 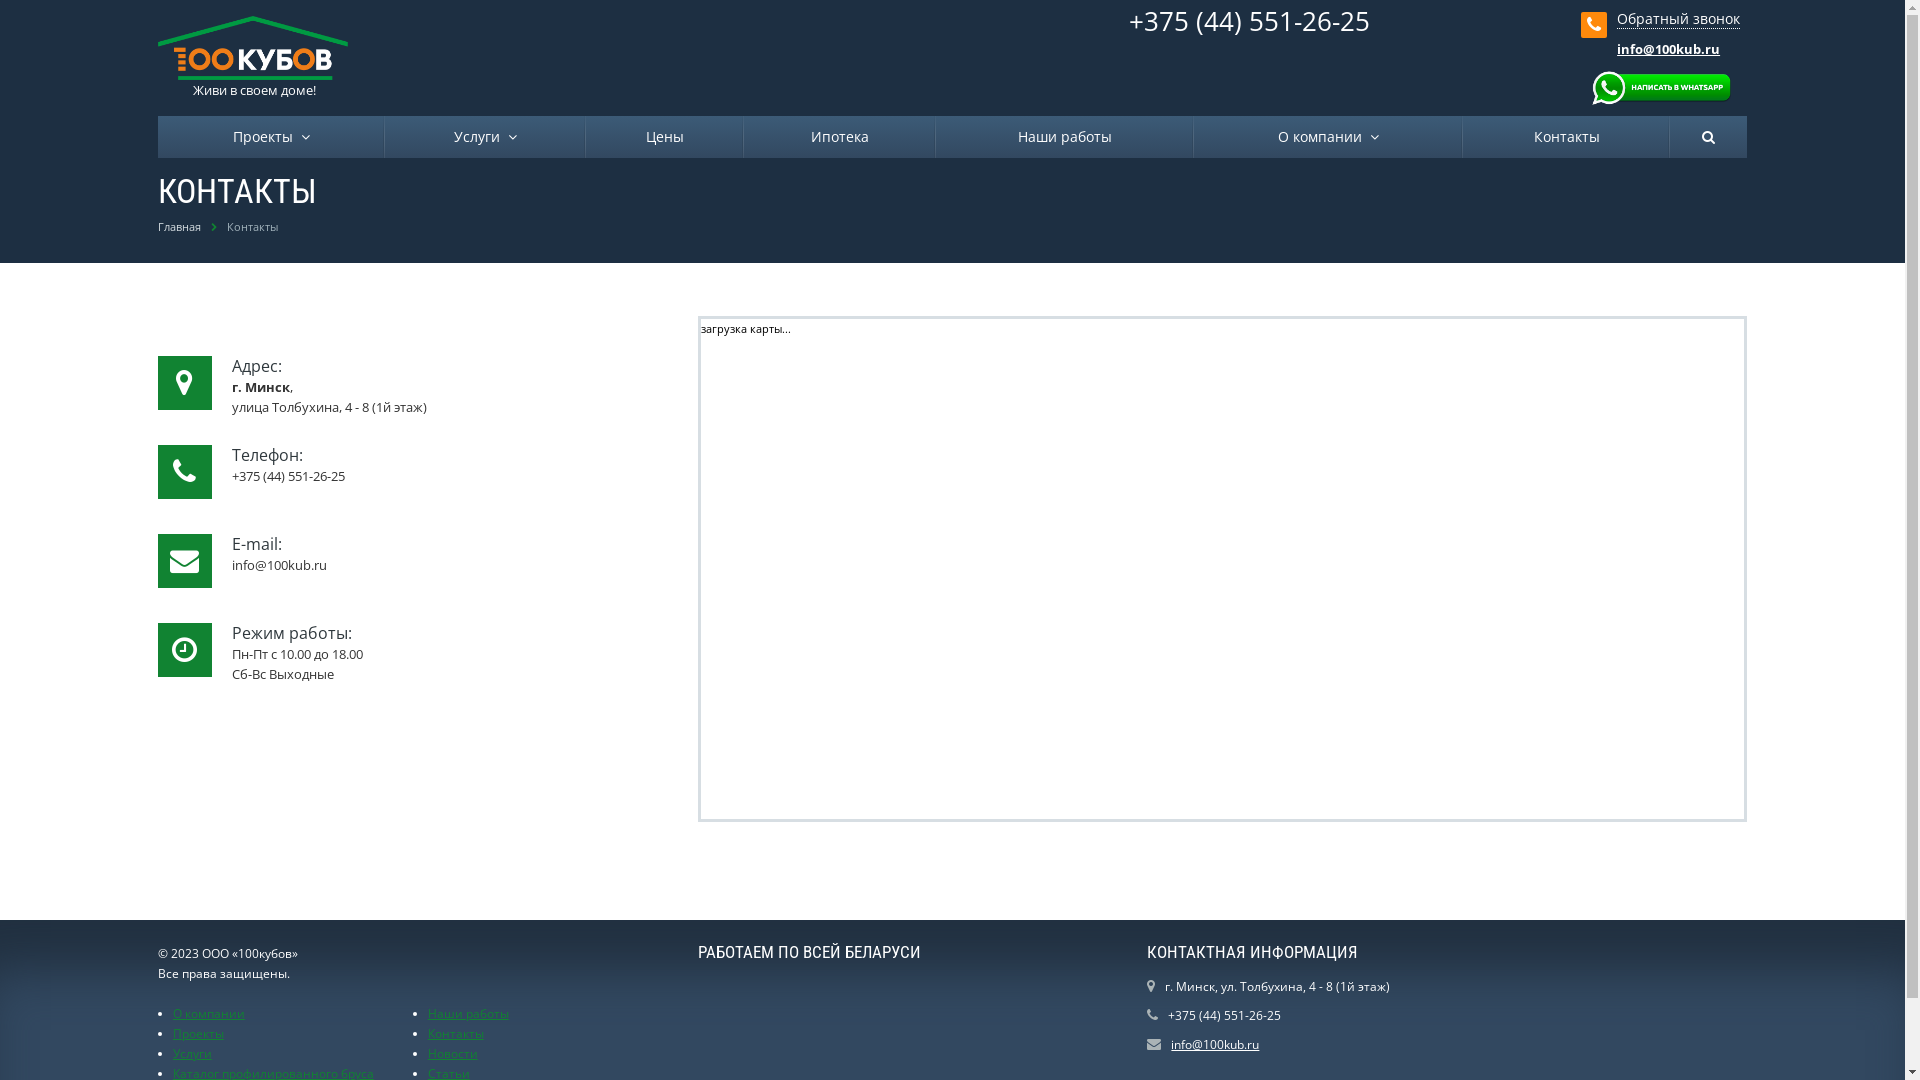 What do you see at coordinates (1248, 20) in the screenshot?
I see `'+375 (44) 551-26-25'` at bounding box center [1248, 20].